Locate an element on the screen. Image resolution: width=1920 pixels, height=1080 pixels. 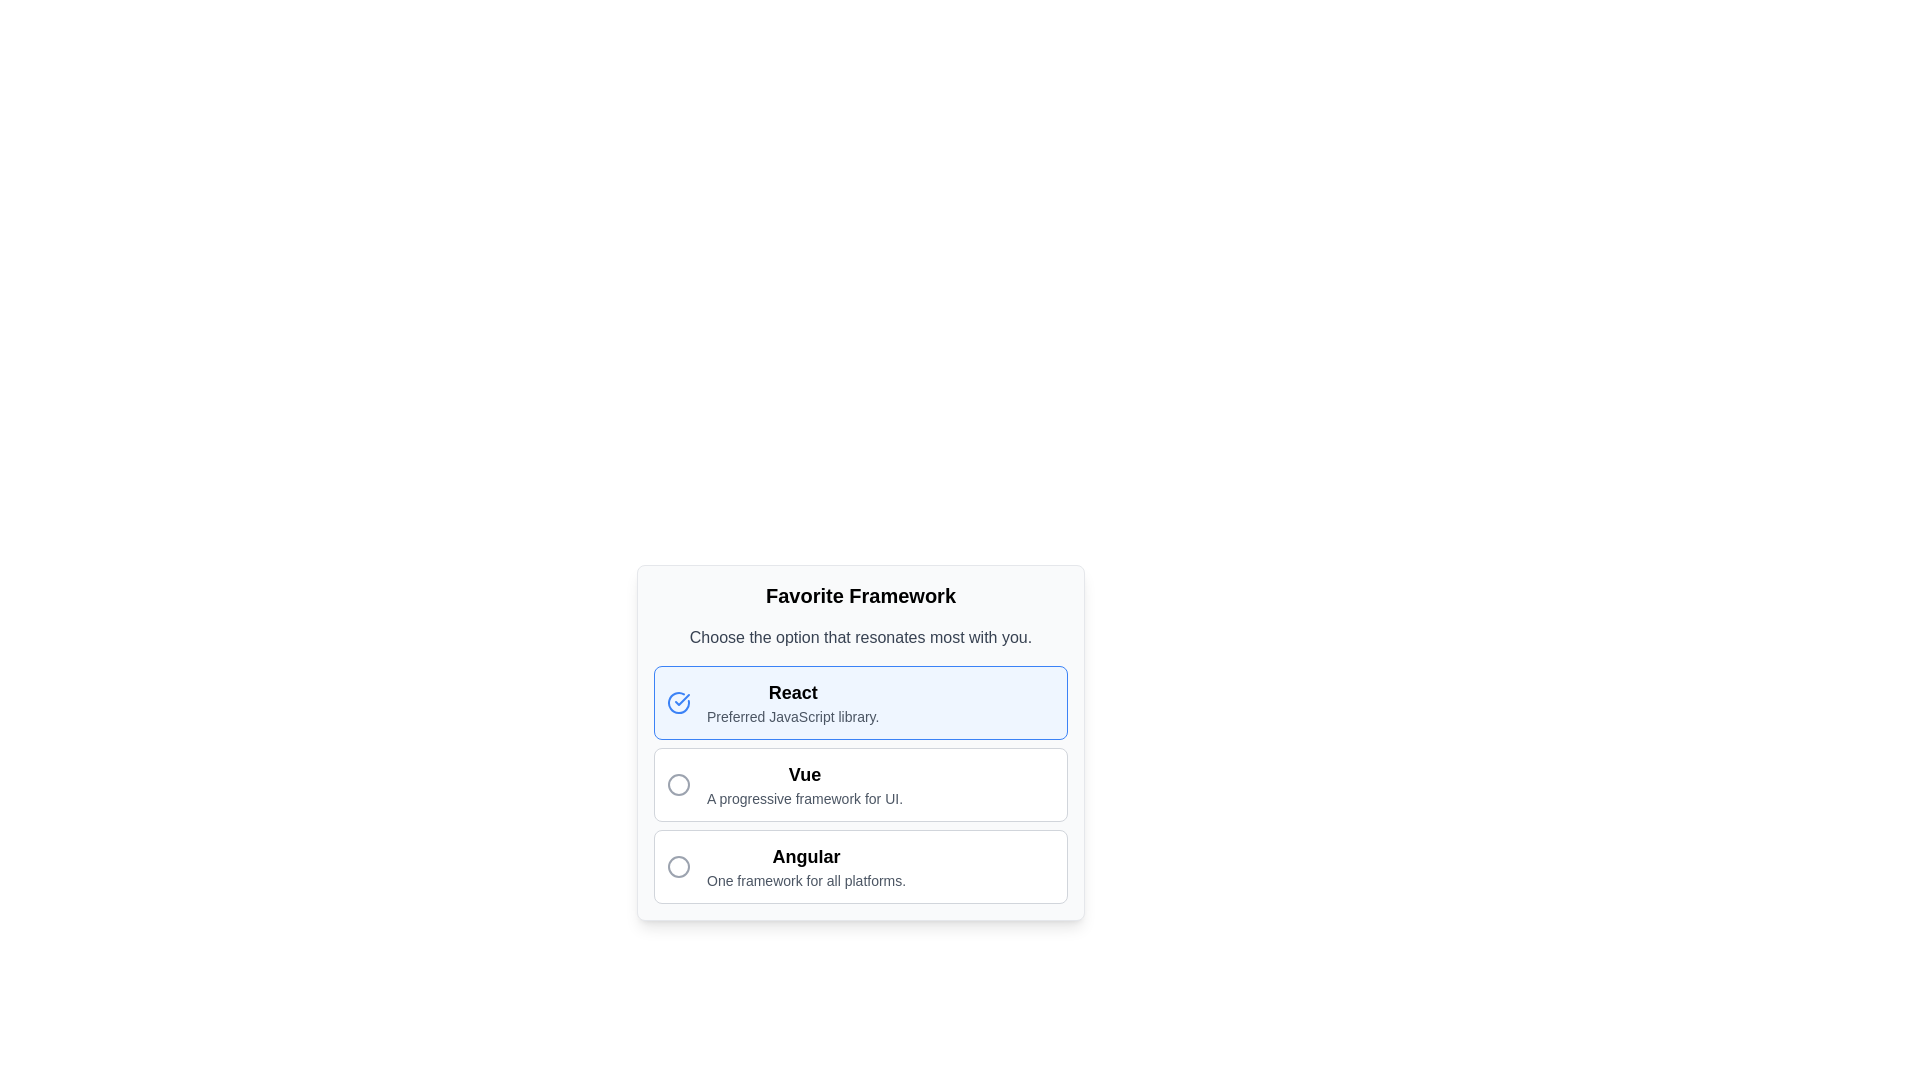
descriptions of the frameworks in the radio button group styled as a card, which allows selection between React, Vue, and Angular is located at coordinates (860, 743).